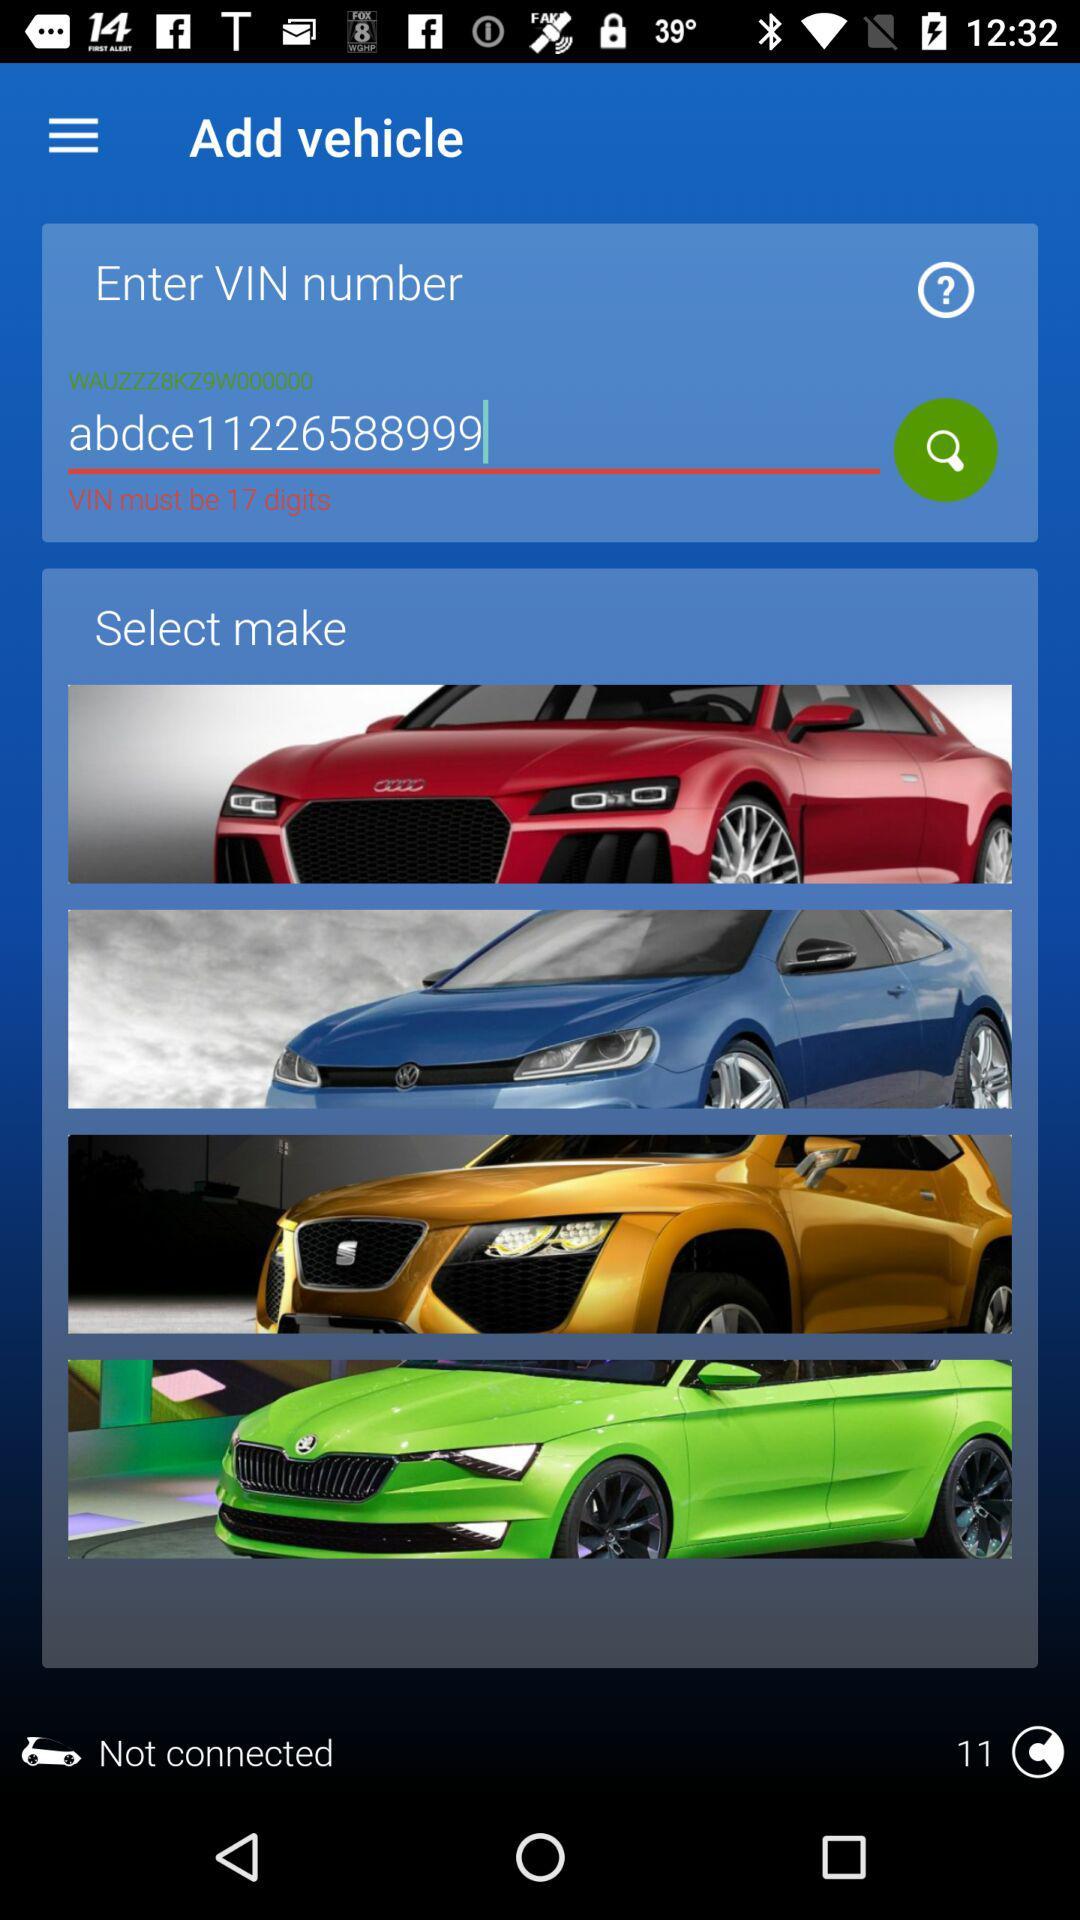 Image resolution: width=1080 pixels, height=1920 pixels. What do you see at coordinates (474, 434) in the screenshot?
I see `abdce11226588999 icon` at bounding box center [474, 434].